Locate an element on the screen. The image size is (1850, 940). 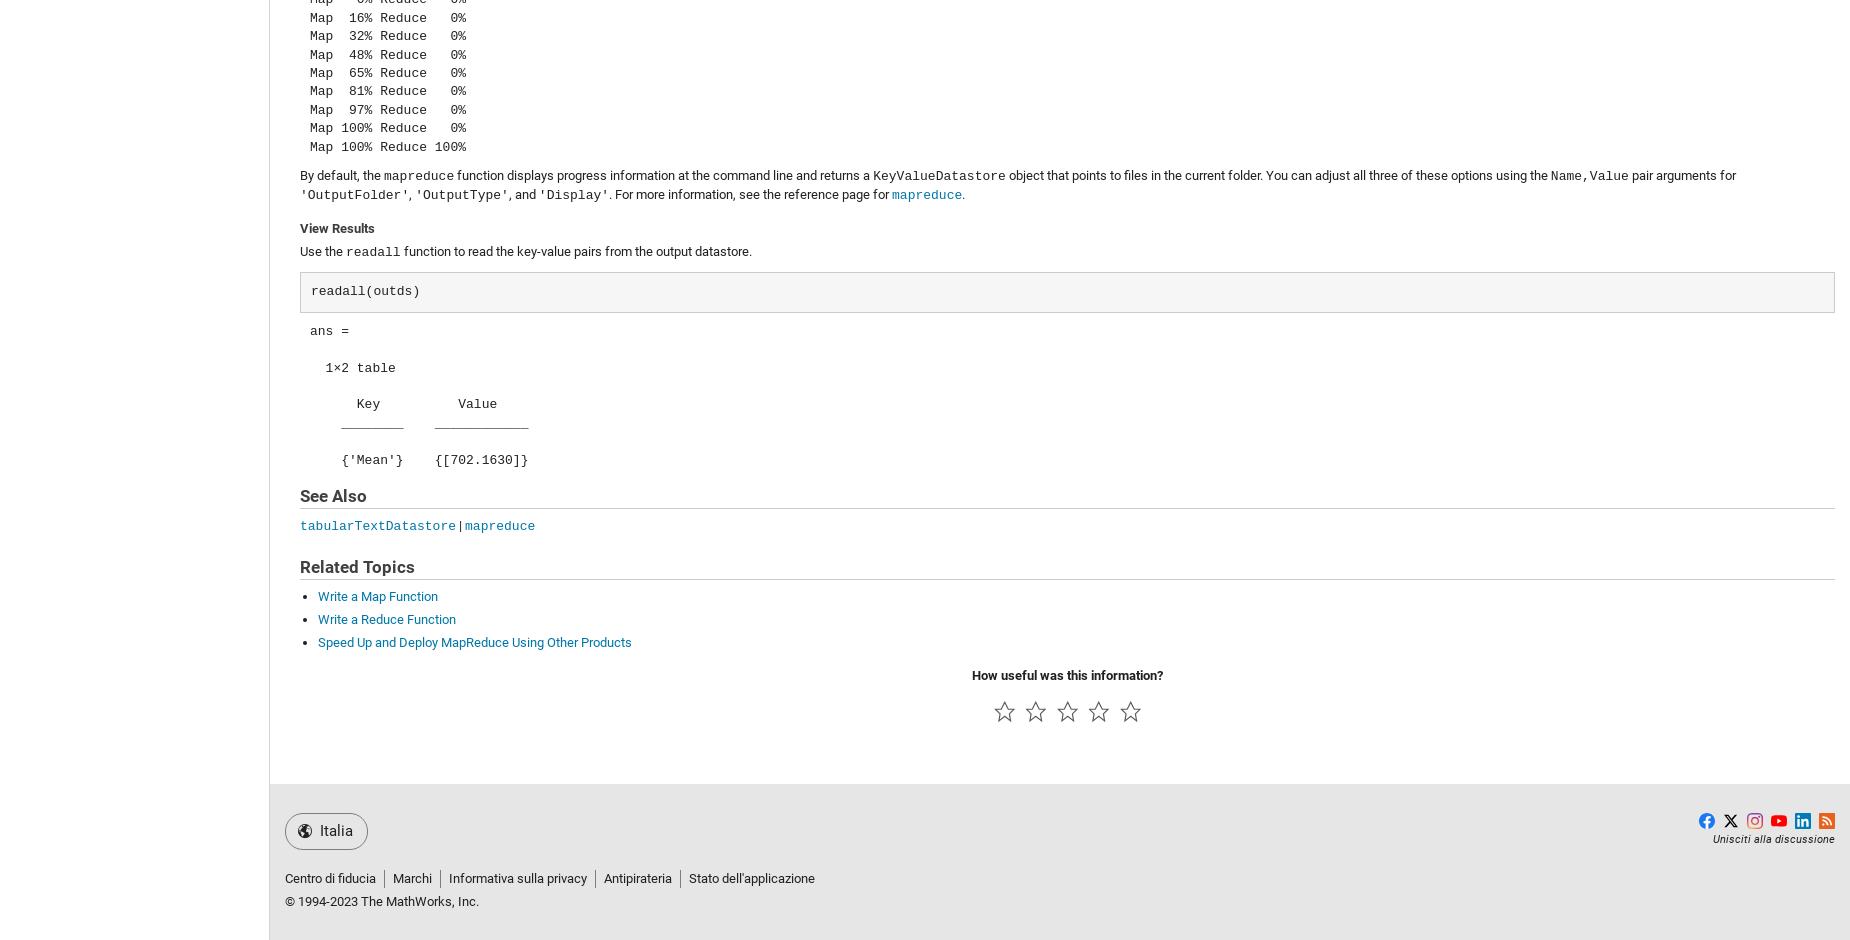
'See Also' is located at coordinates (332, 496).